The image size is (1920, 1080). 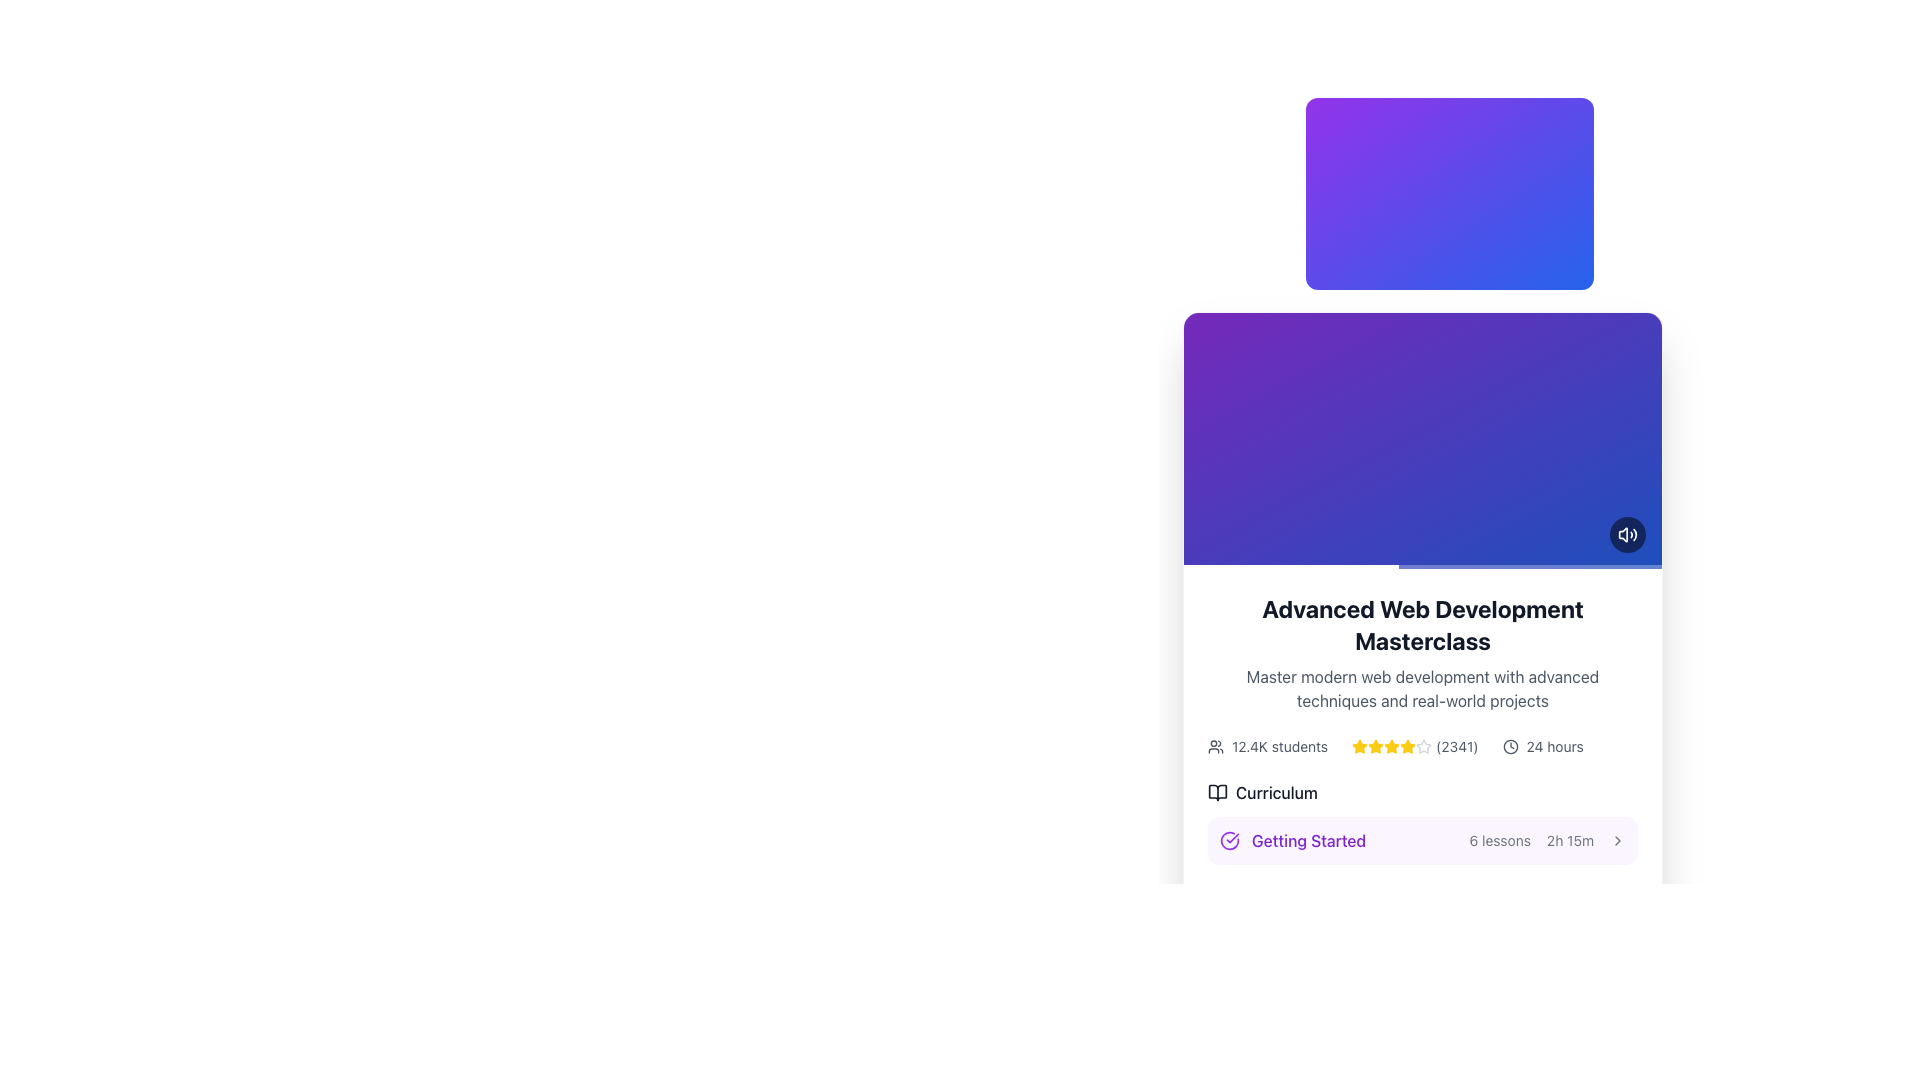 I want to click on text displayed in the Text Display element that shows '6 lessons', which is located at the top-right portion of the card, so click(x=1500, y=840).